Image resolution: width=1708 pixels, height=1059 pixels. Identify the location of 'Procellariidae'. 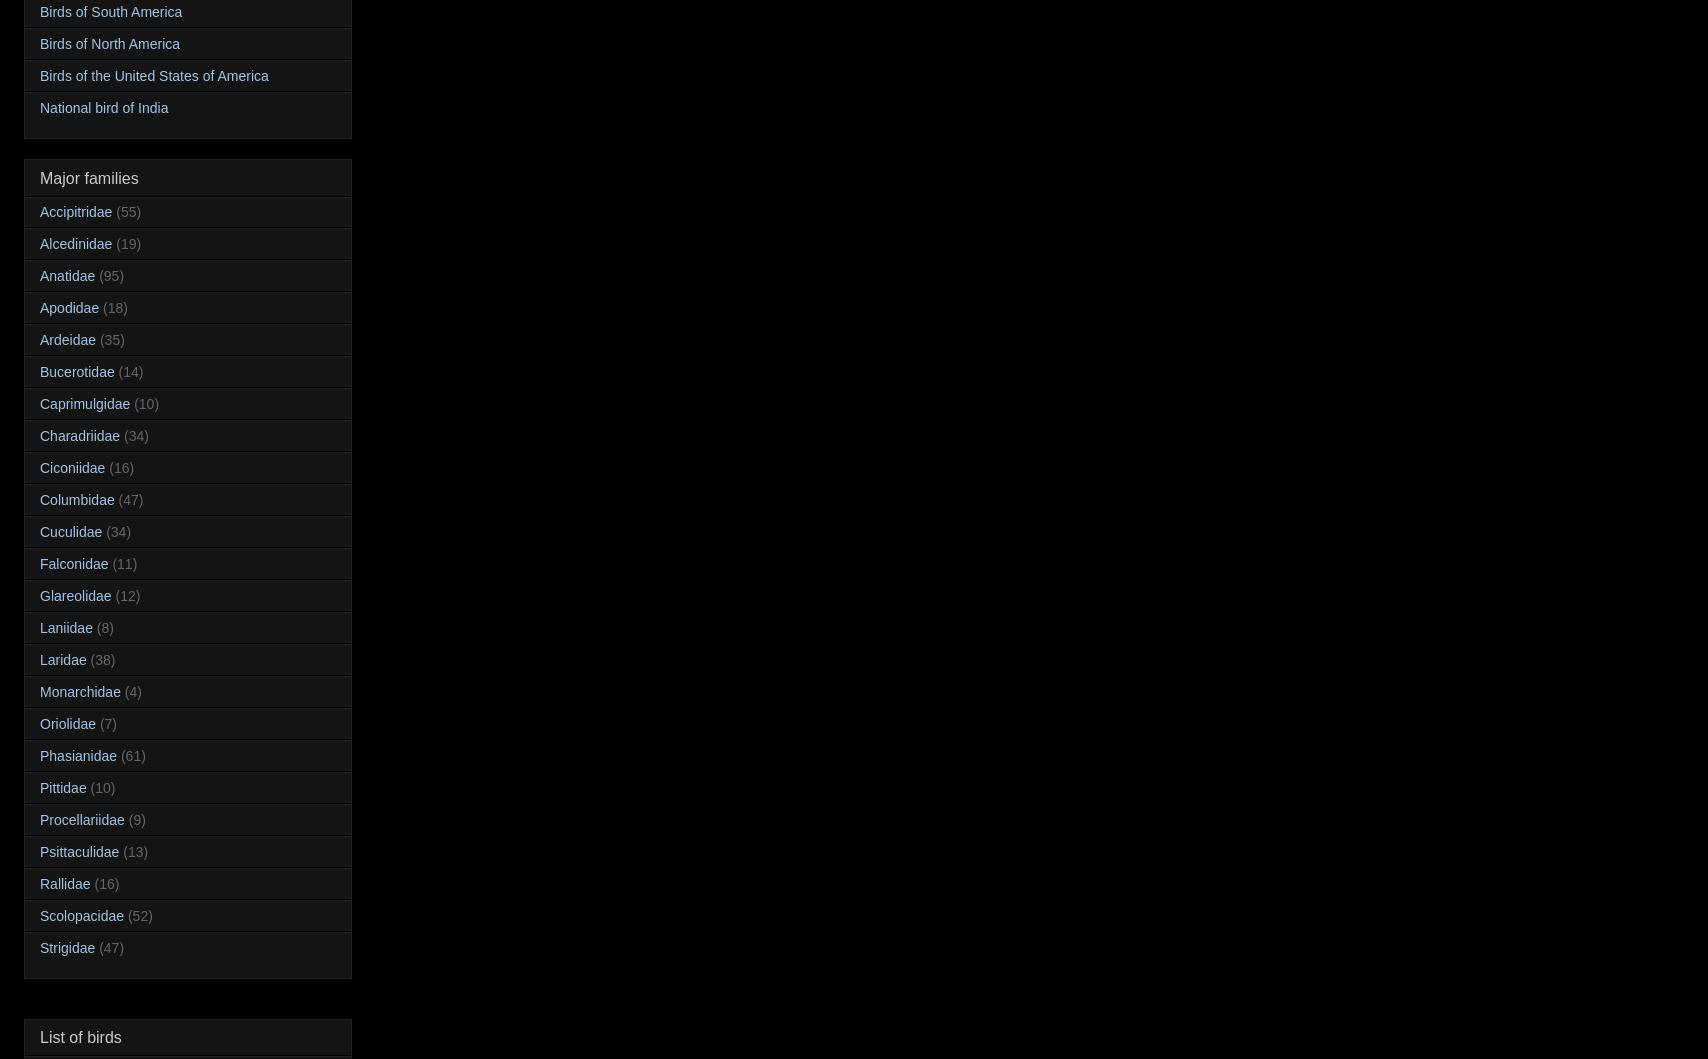
(81, 818).